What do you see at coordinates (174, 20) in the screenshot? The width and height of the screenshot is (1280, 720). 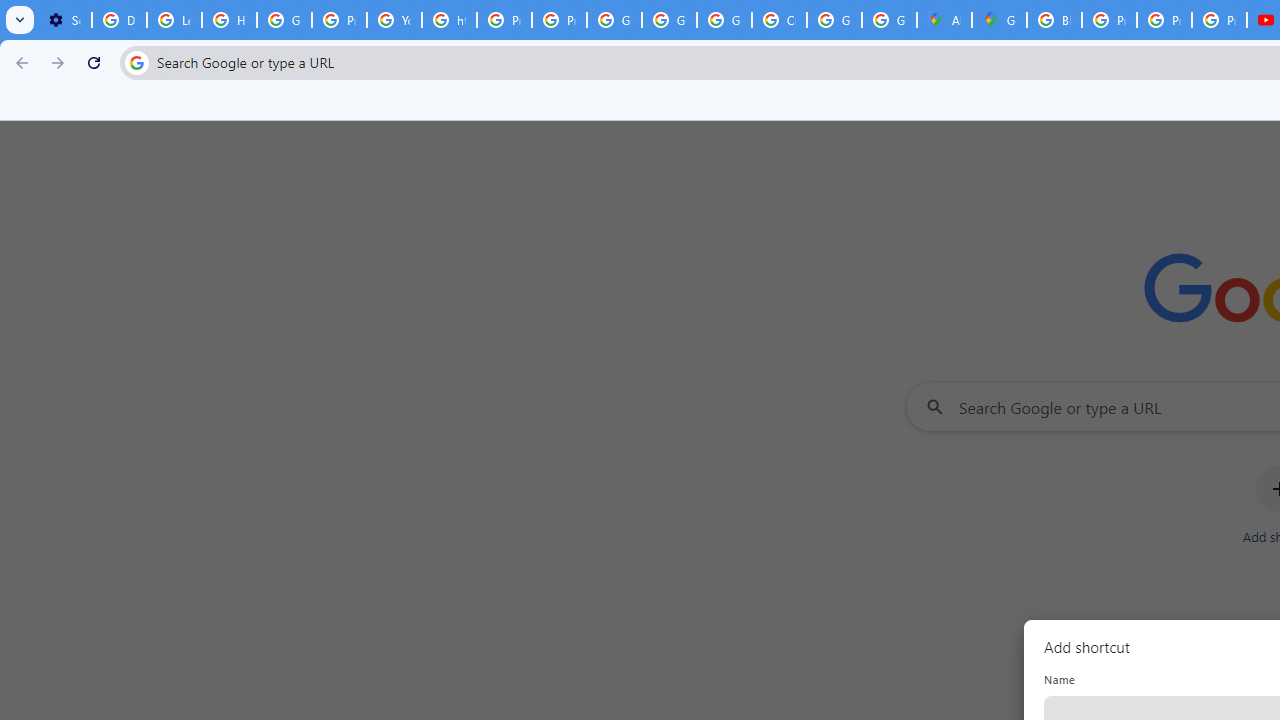 I see `'Learn how to find your photos - Google Photos Help'` at bounding box center [174, 20].